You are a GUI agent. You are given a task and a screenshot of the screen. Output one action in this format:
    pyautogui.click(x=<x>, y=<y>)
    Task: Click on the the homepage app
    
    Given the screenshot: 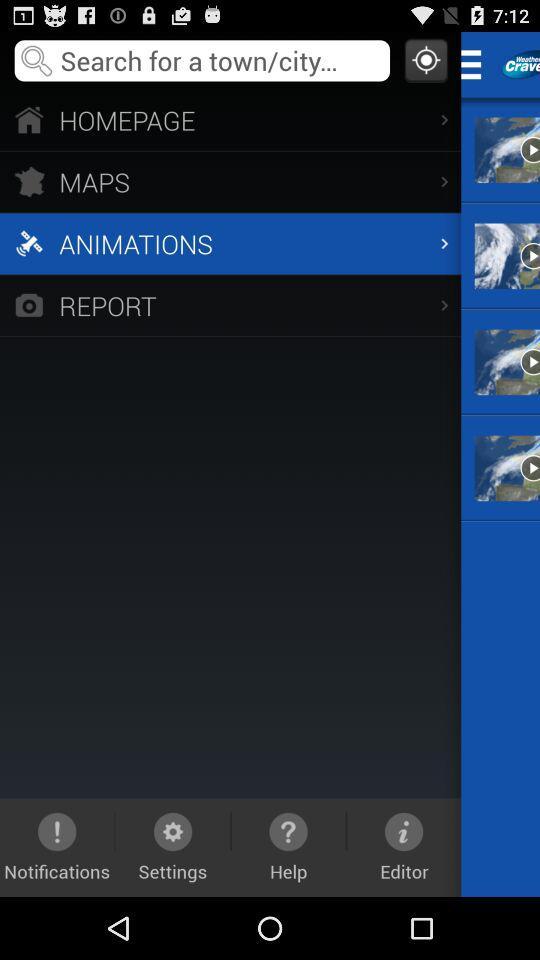 What is the action you would take?
    pyautogui.click(x=229, y=119)
    